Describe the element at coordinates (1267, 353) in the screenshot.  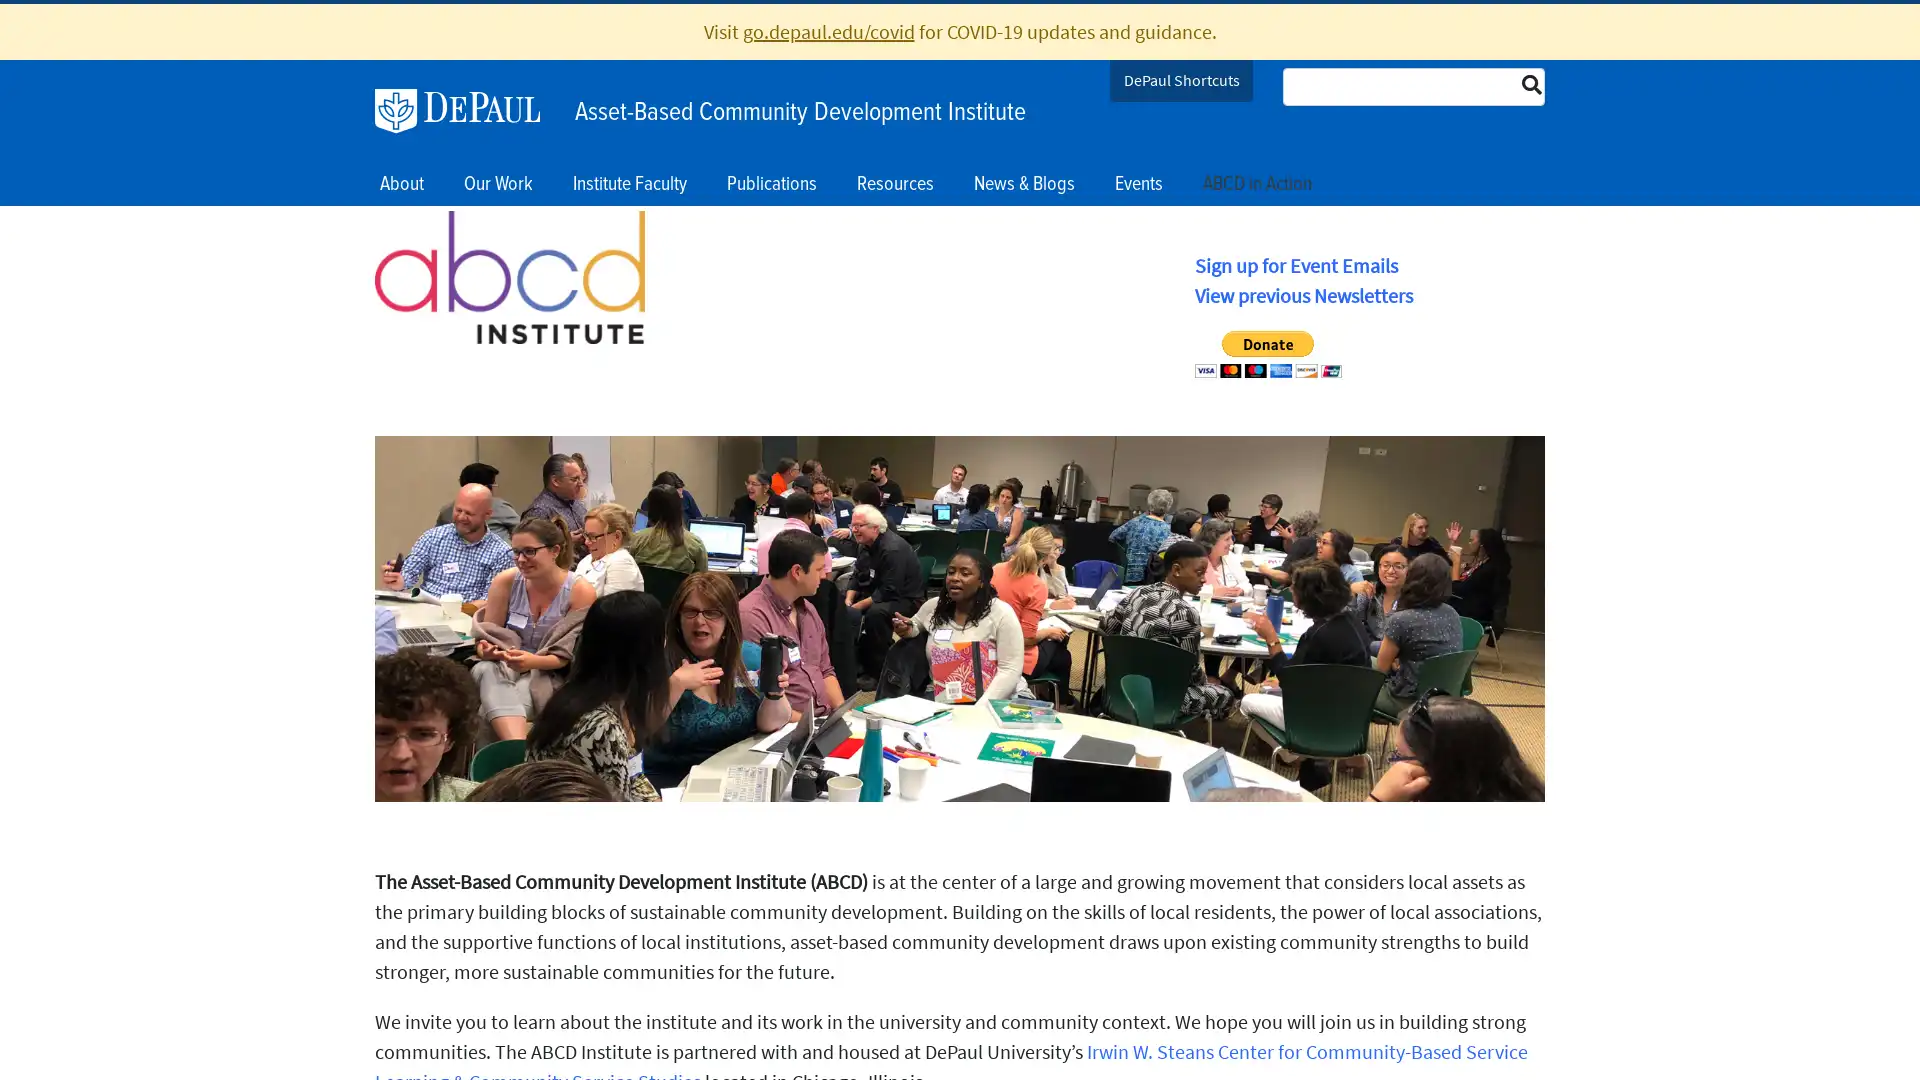
I see `Donate with PayPal button` at that location.